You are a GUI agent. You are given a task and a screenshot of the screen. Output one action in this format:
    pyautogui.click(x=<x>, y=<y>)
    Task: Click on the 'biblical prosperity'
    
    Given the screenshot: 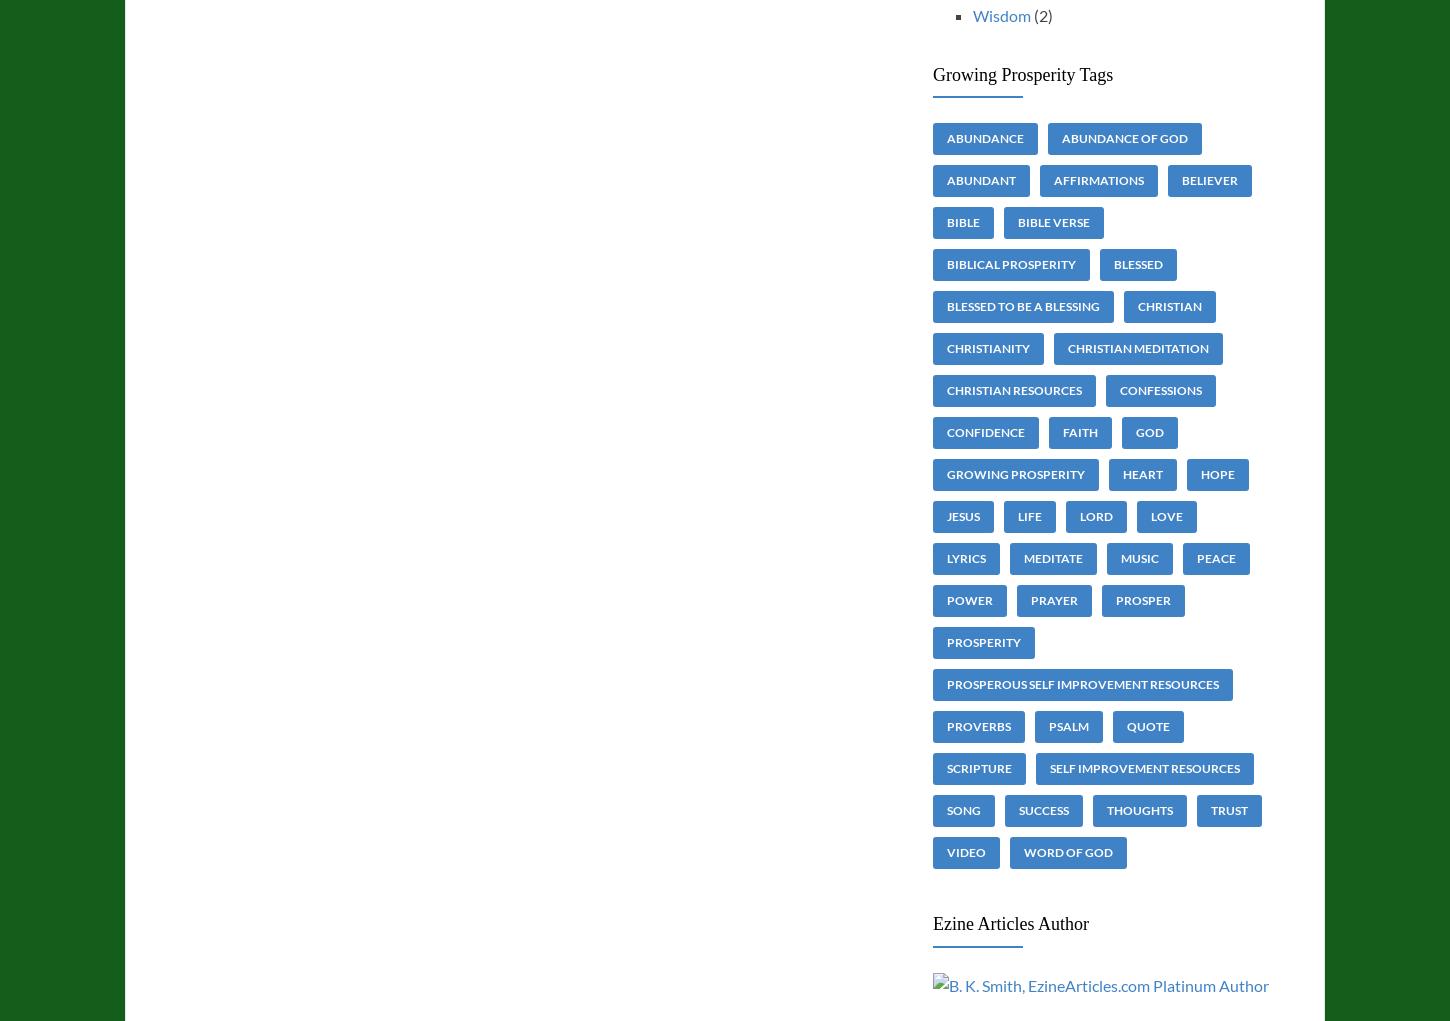 What is the action you would take?
    pyautogui.click(x=1010, y=263)
    